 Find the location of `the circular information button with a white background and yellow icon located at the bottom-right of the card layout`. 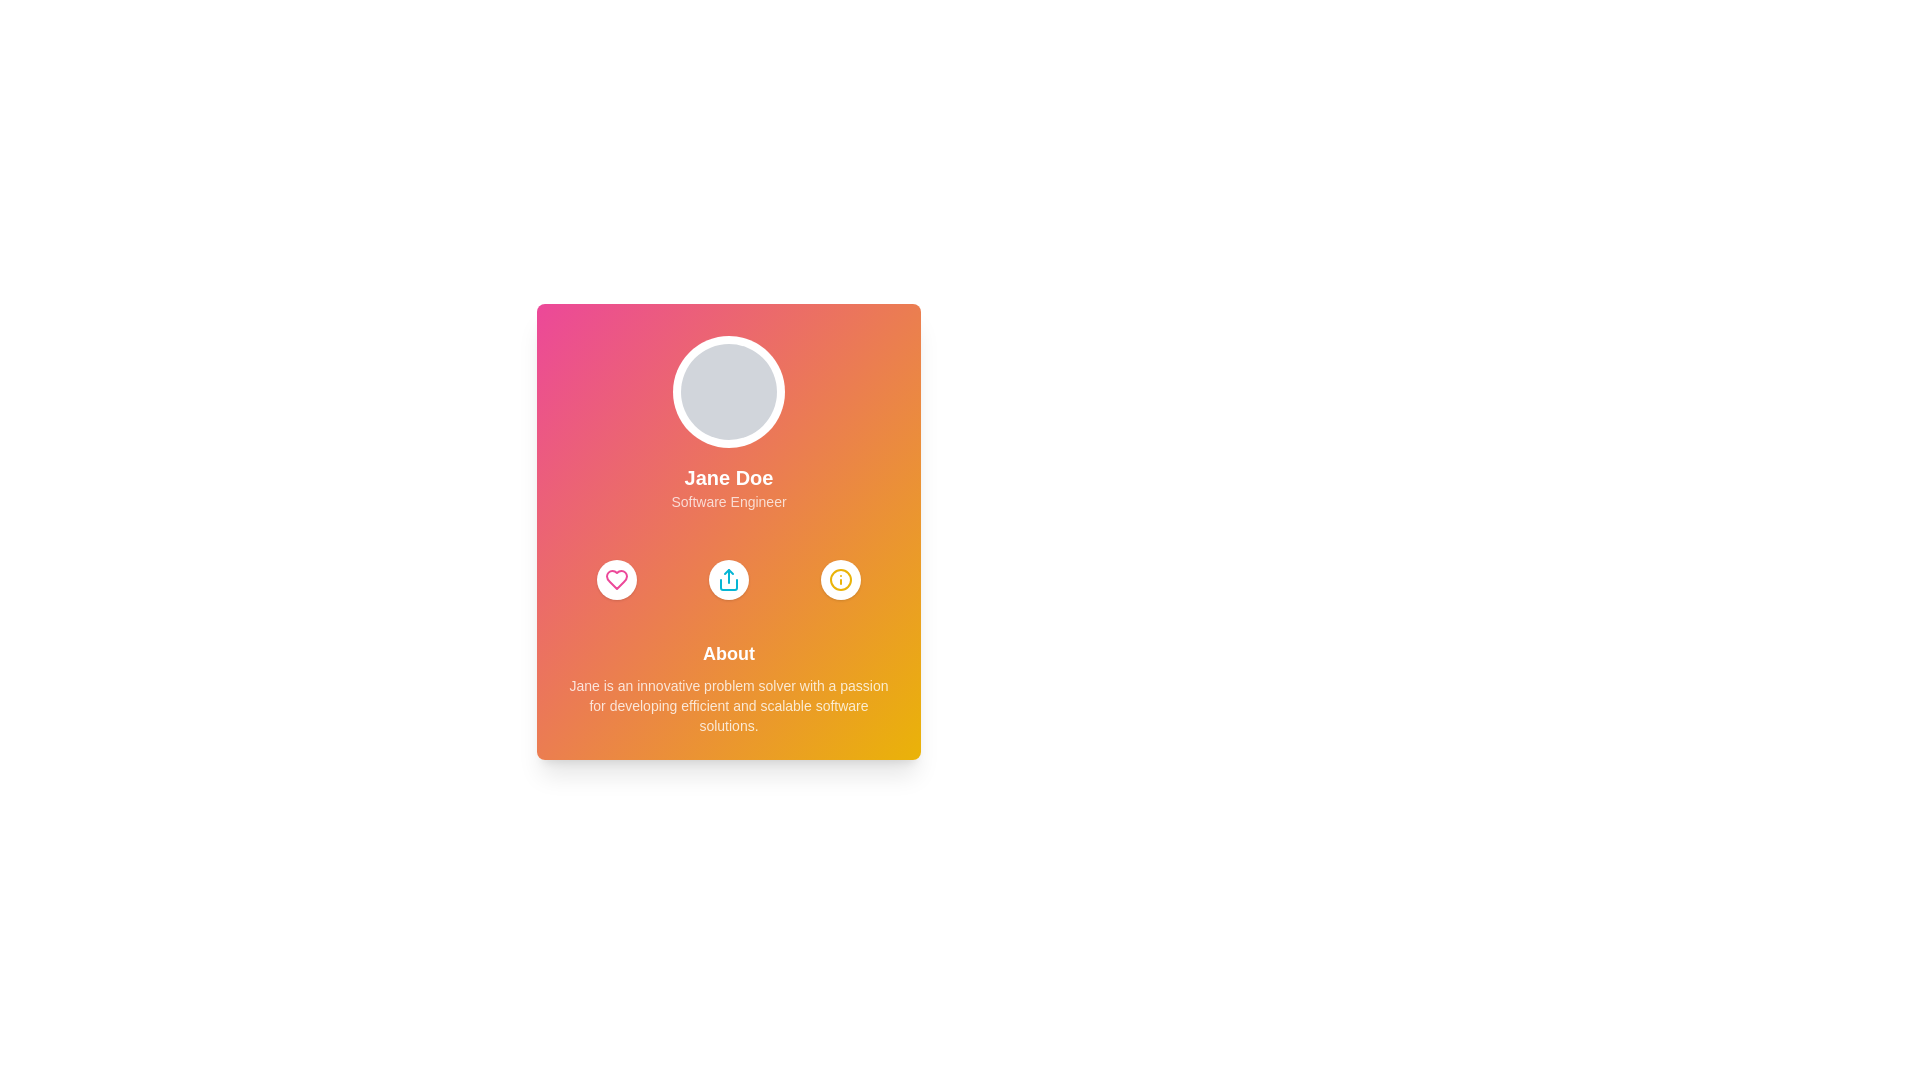

the circular information button with a white background and yellow icon located at the bottom-right of the card layout is located at coordinates (840, 579).